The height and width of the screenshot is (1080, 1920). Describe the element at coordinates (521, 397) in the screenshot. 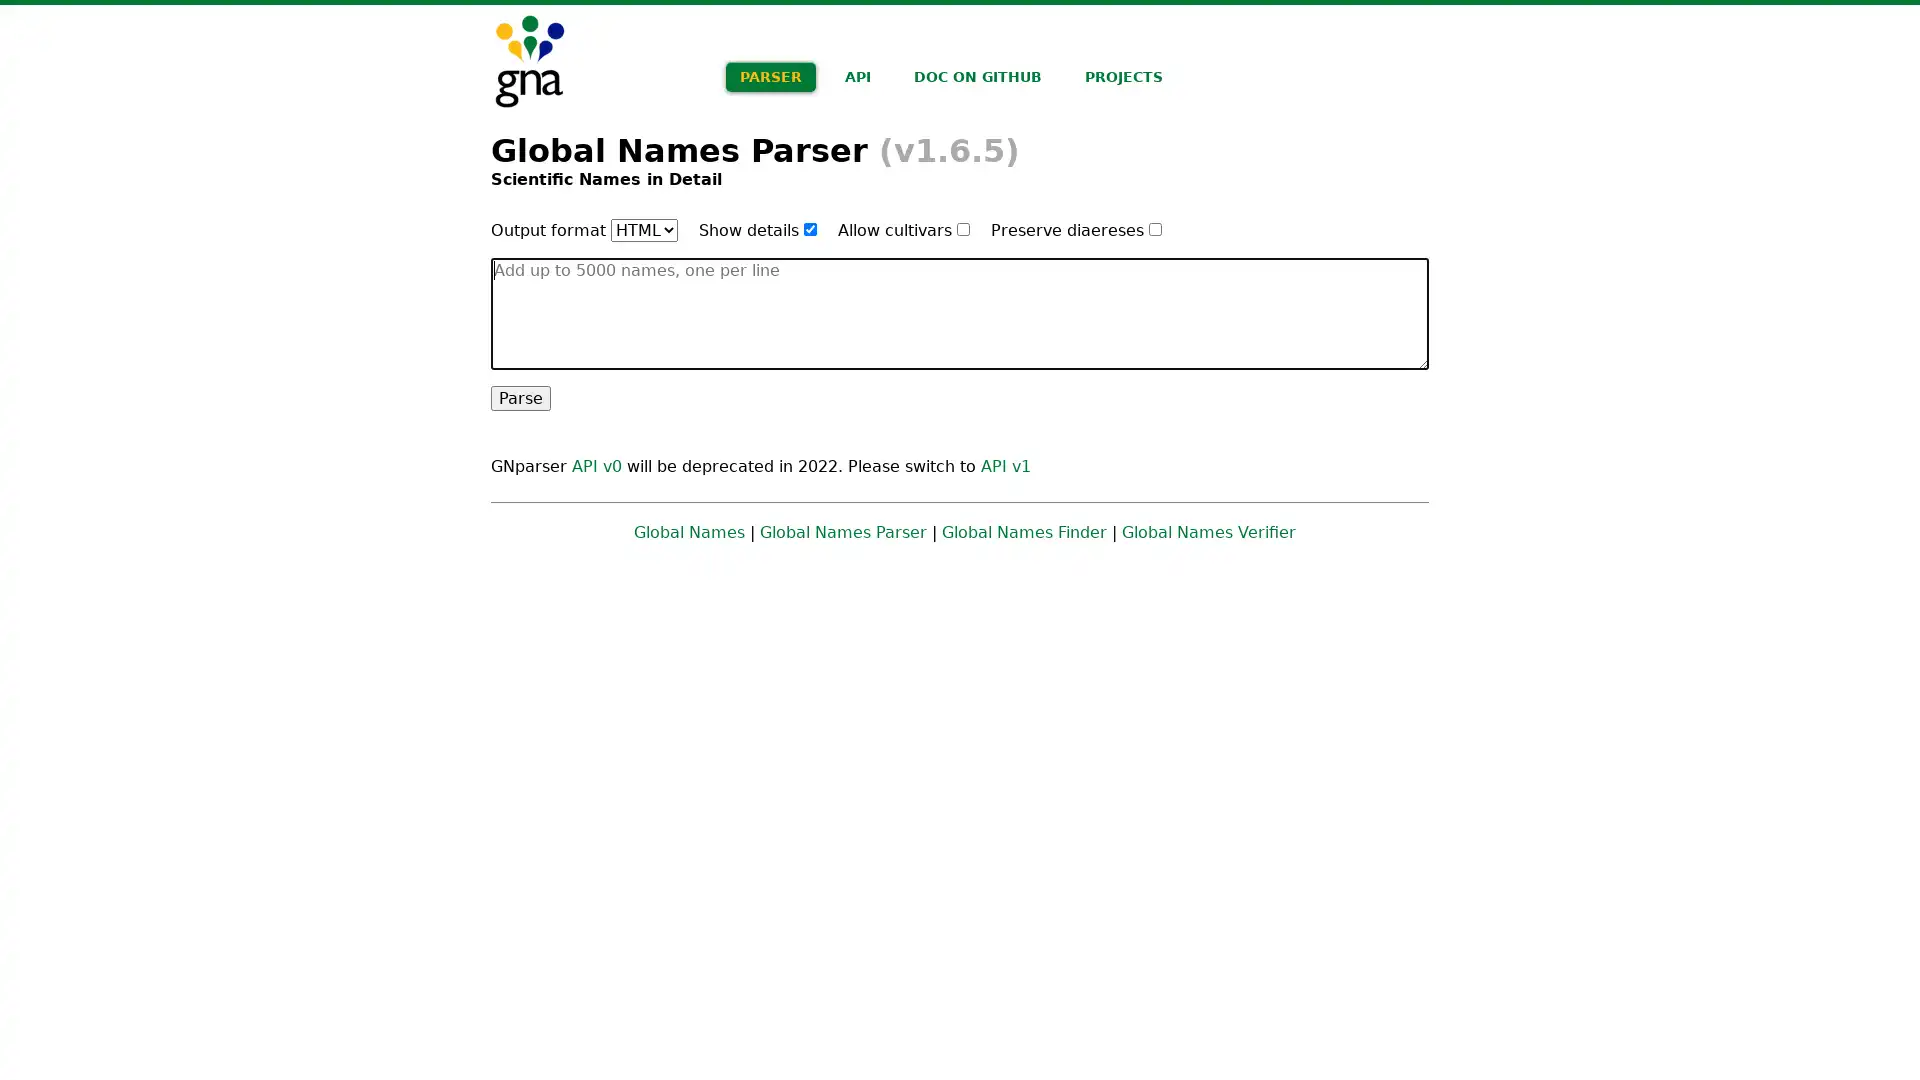

I see `Parse` at that location.